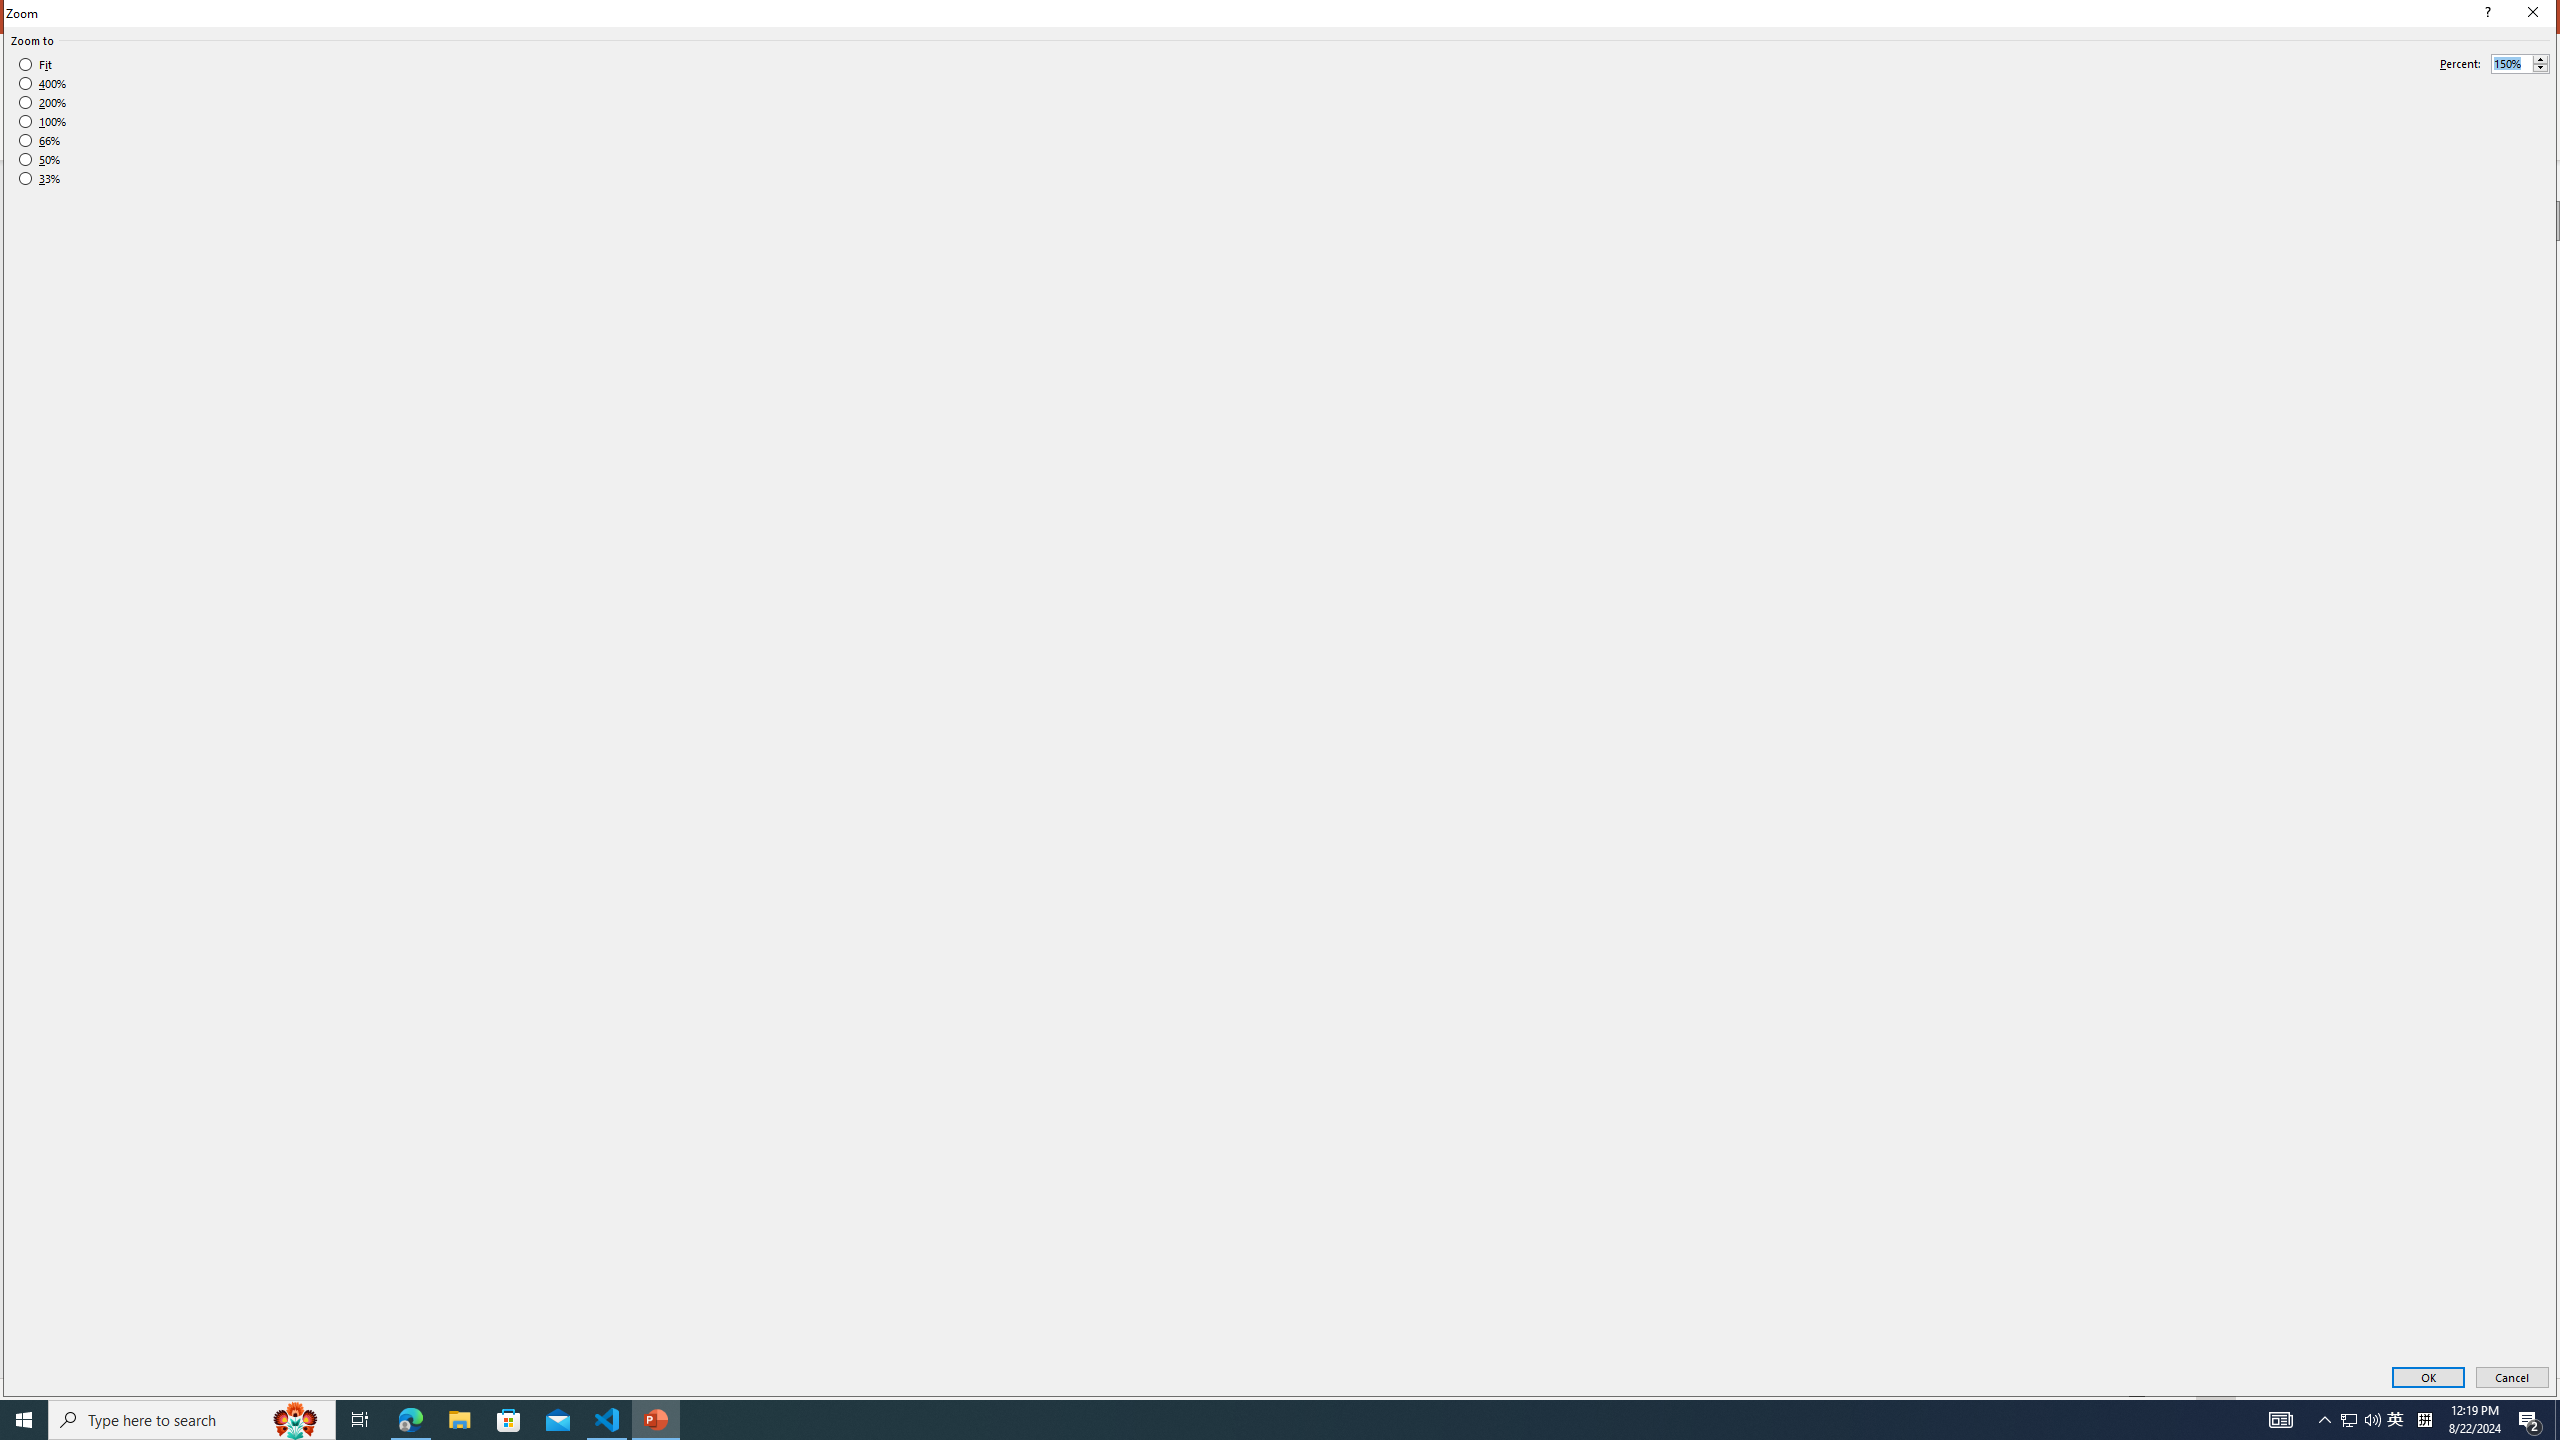 The image size is (2560, 1440). What do you see at coordinates (38, 179) in the screenshot?
I see `'33%'` at bounding box center [38, 179].